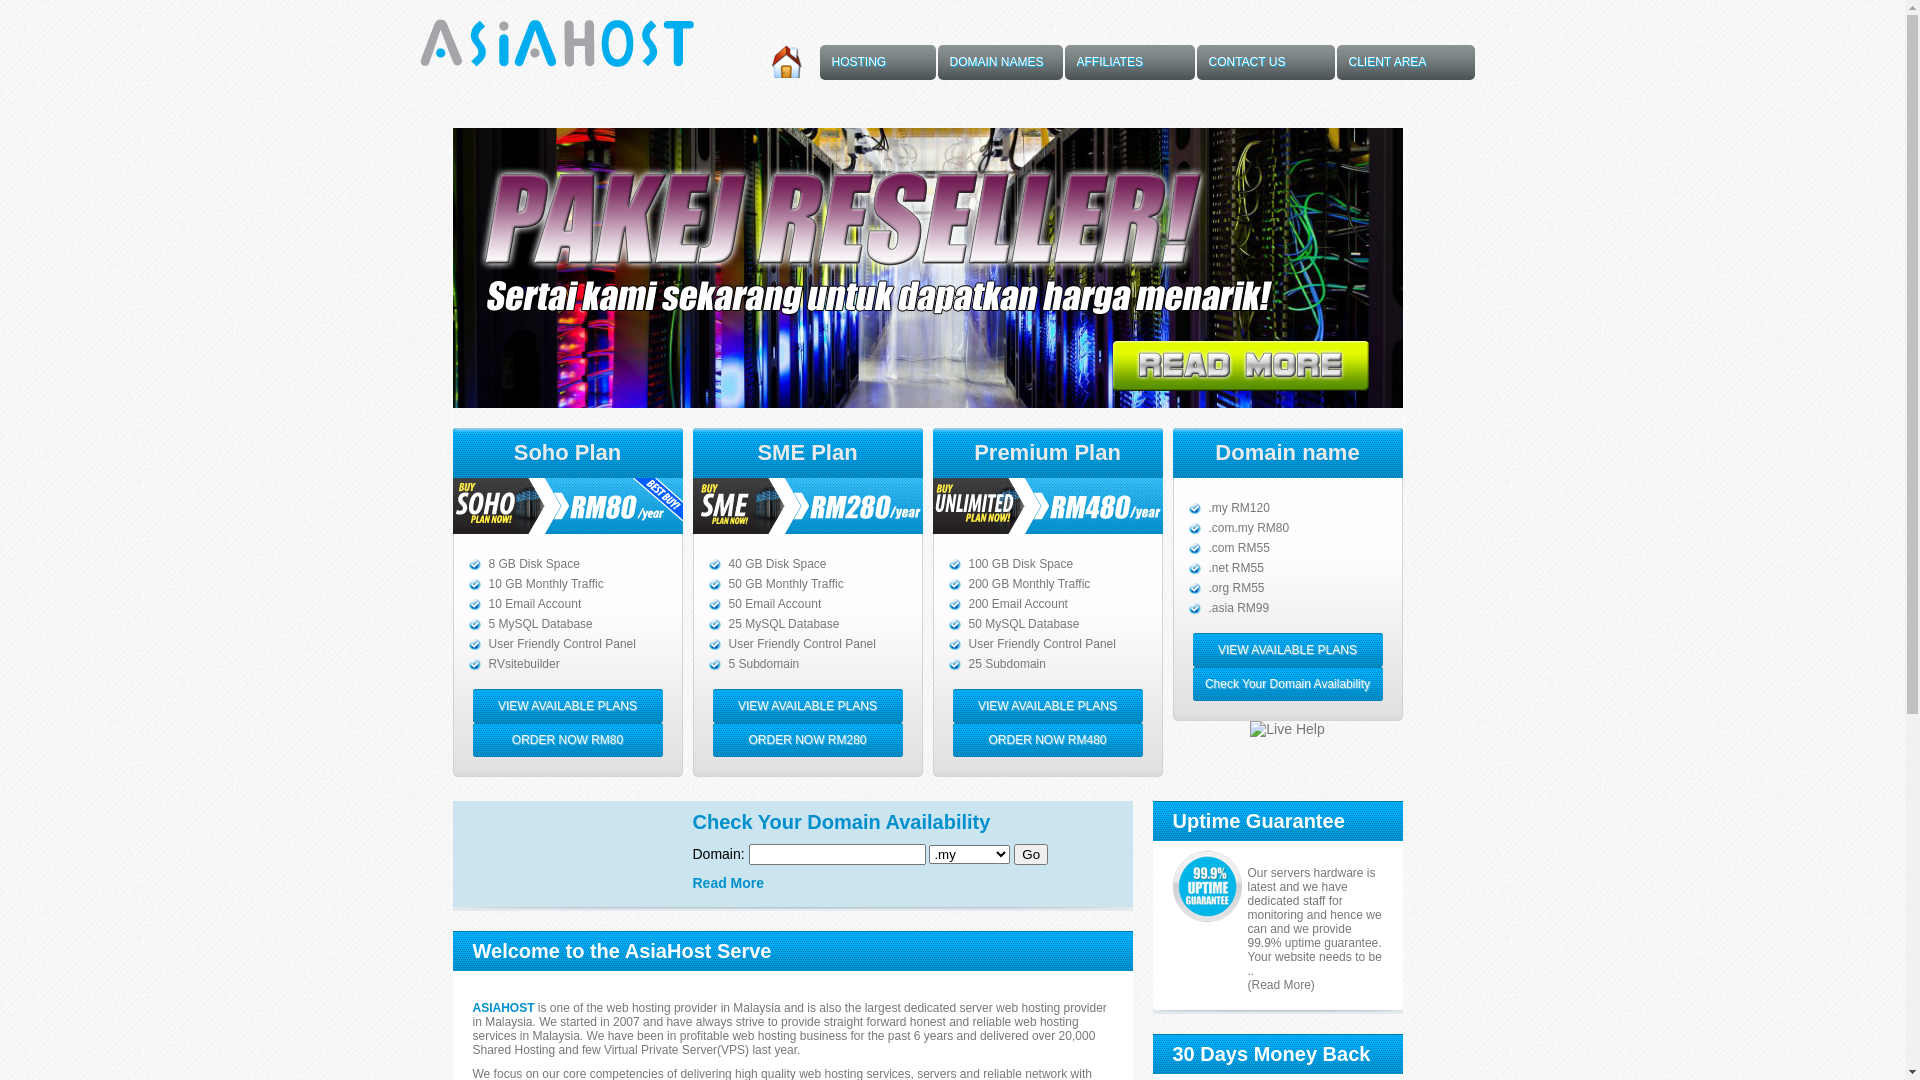 This screenshot has height=1080, width=1920. What do you see at coordinates (806, 704) in the screenshot?
I see `'VIEW AVAILABLE PLANS'` at bounding box center [806, 704].